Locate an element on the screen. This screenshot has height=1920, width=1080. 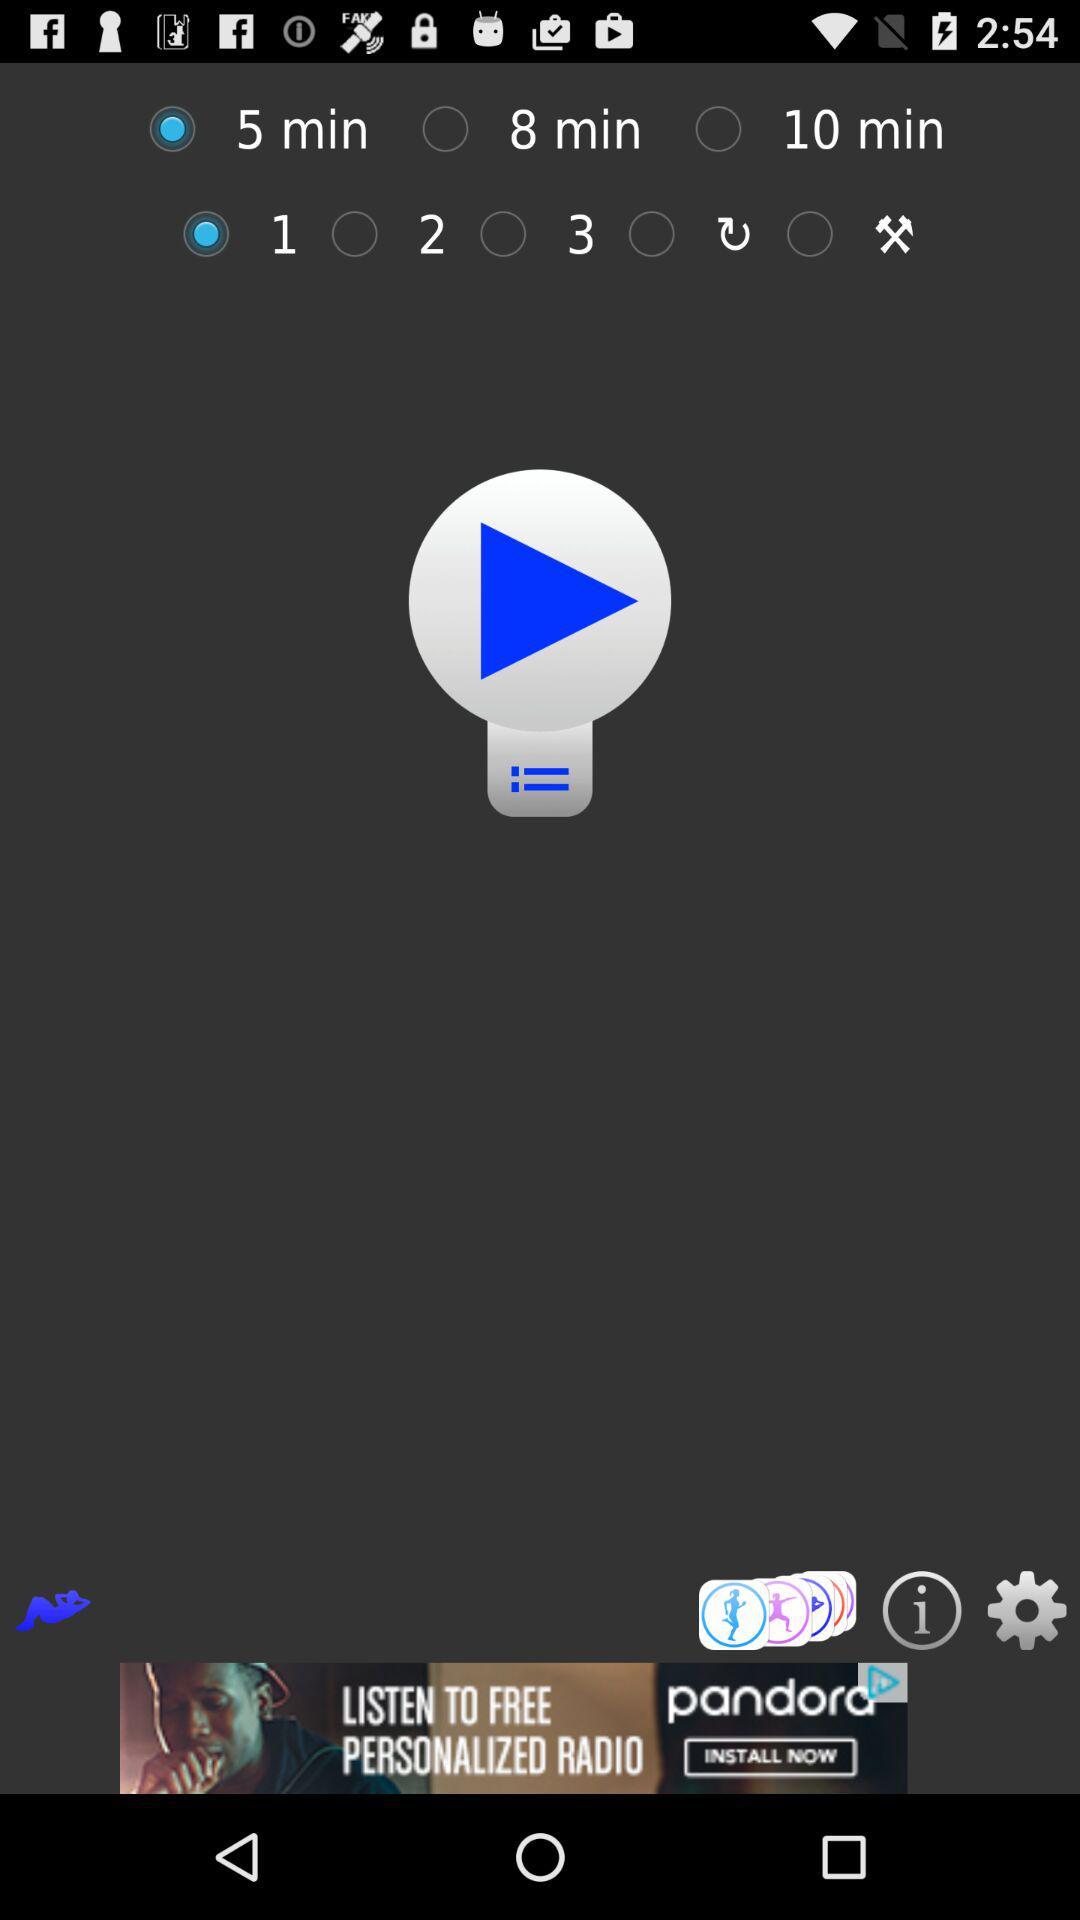
opens an advertisement is located at coordinates (540, 1727).